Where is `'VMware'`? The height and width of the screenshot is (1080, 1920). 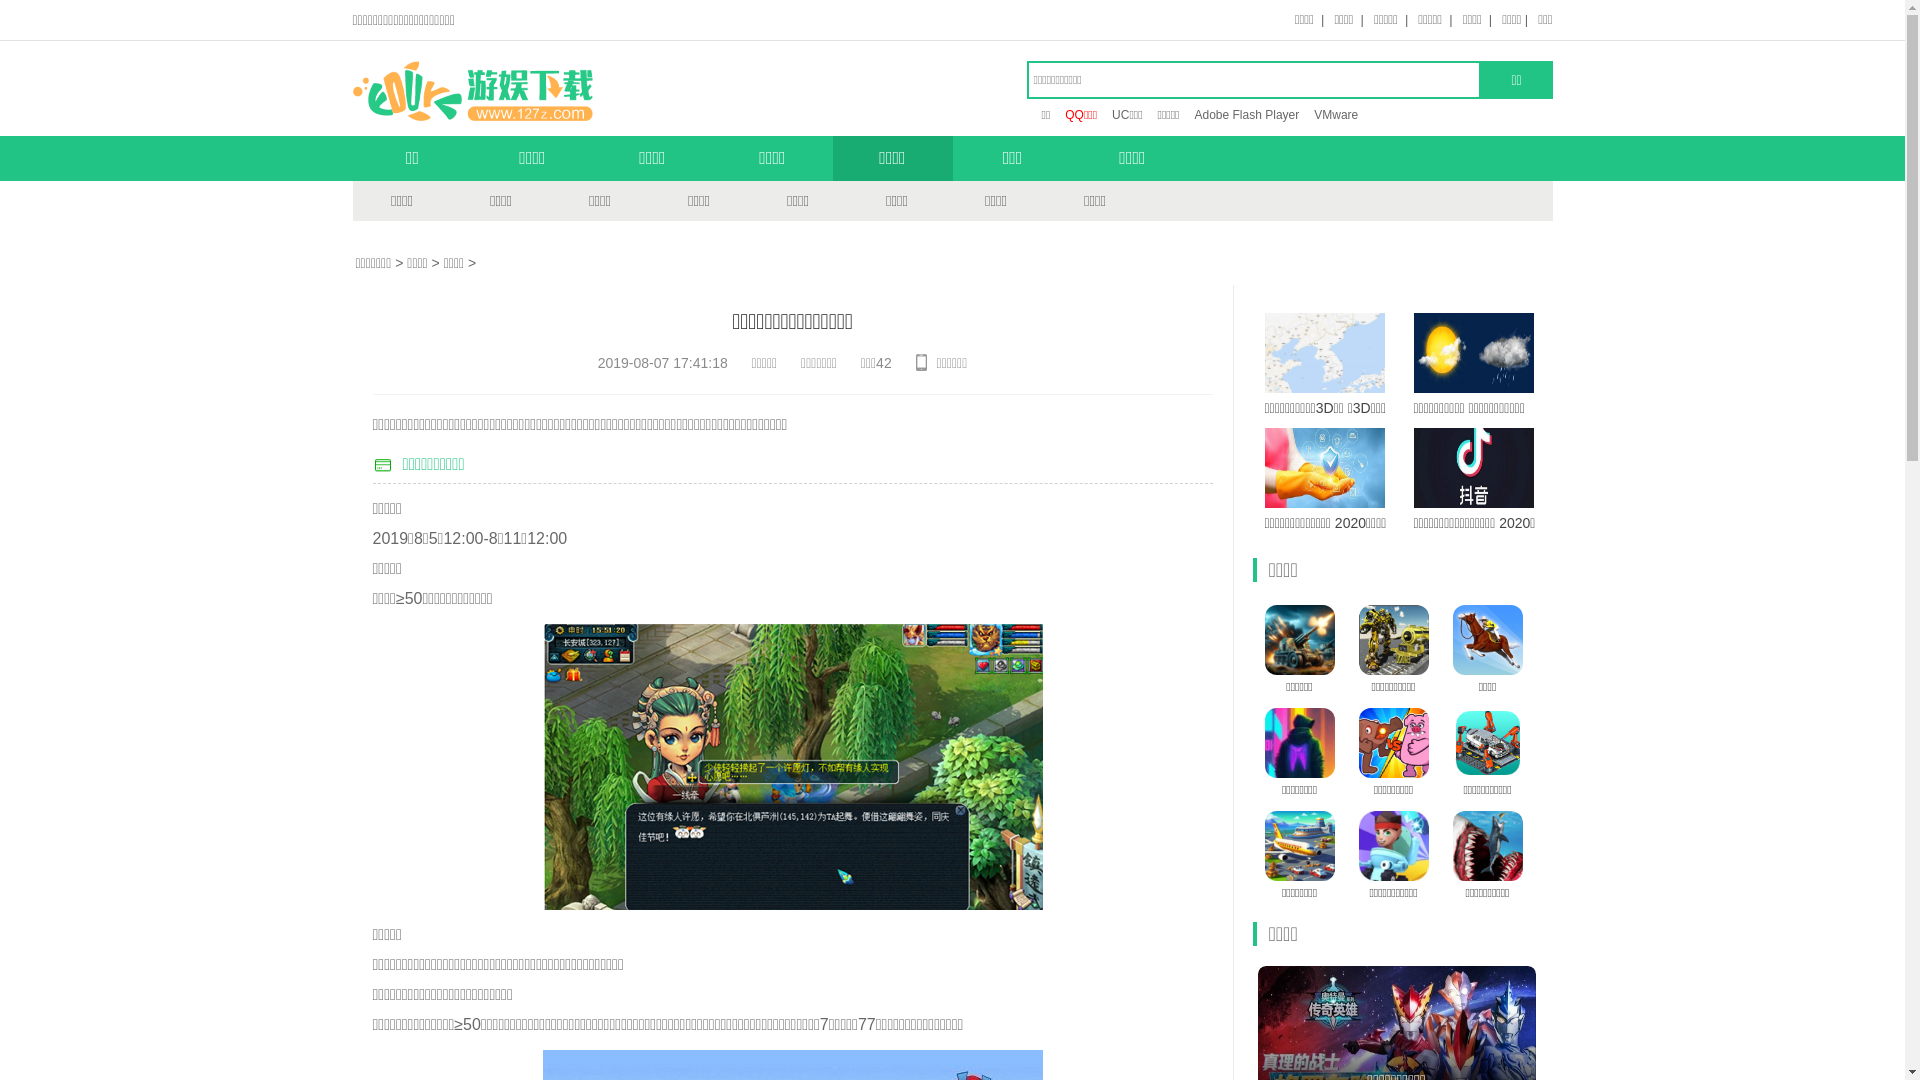
'VMware' is located at coordinates (1335, 115).